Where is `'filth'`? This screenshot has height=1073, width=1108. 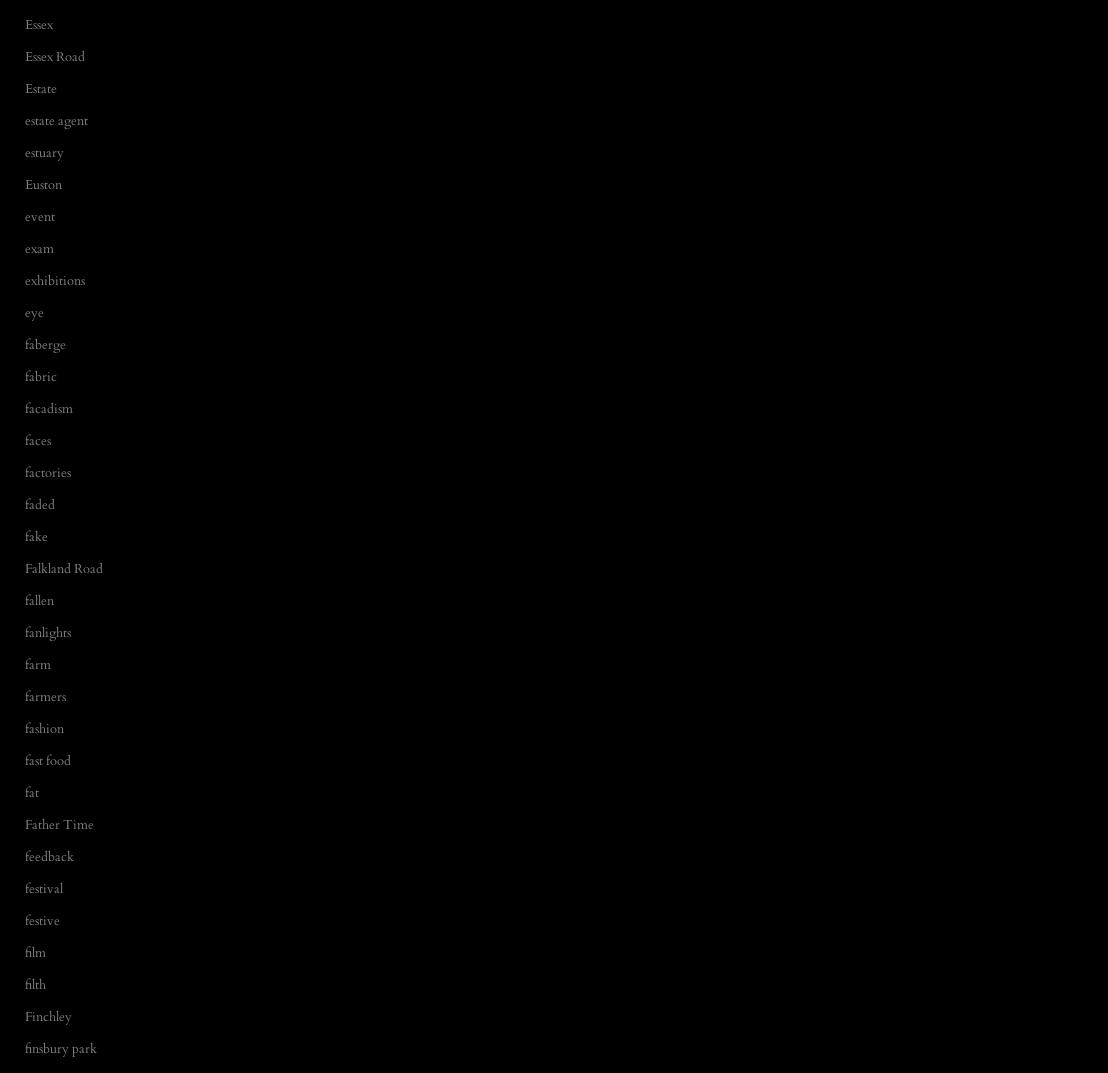
'filth' is located at coordinates (35, 983).